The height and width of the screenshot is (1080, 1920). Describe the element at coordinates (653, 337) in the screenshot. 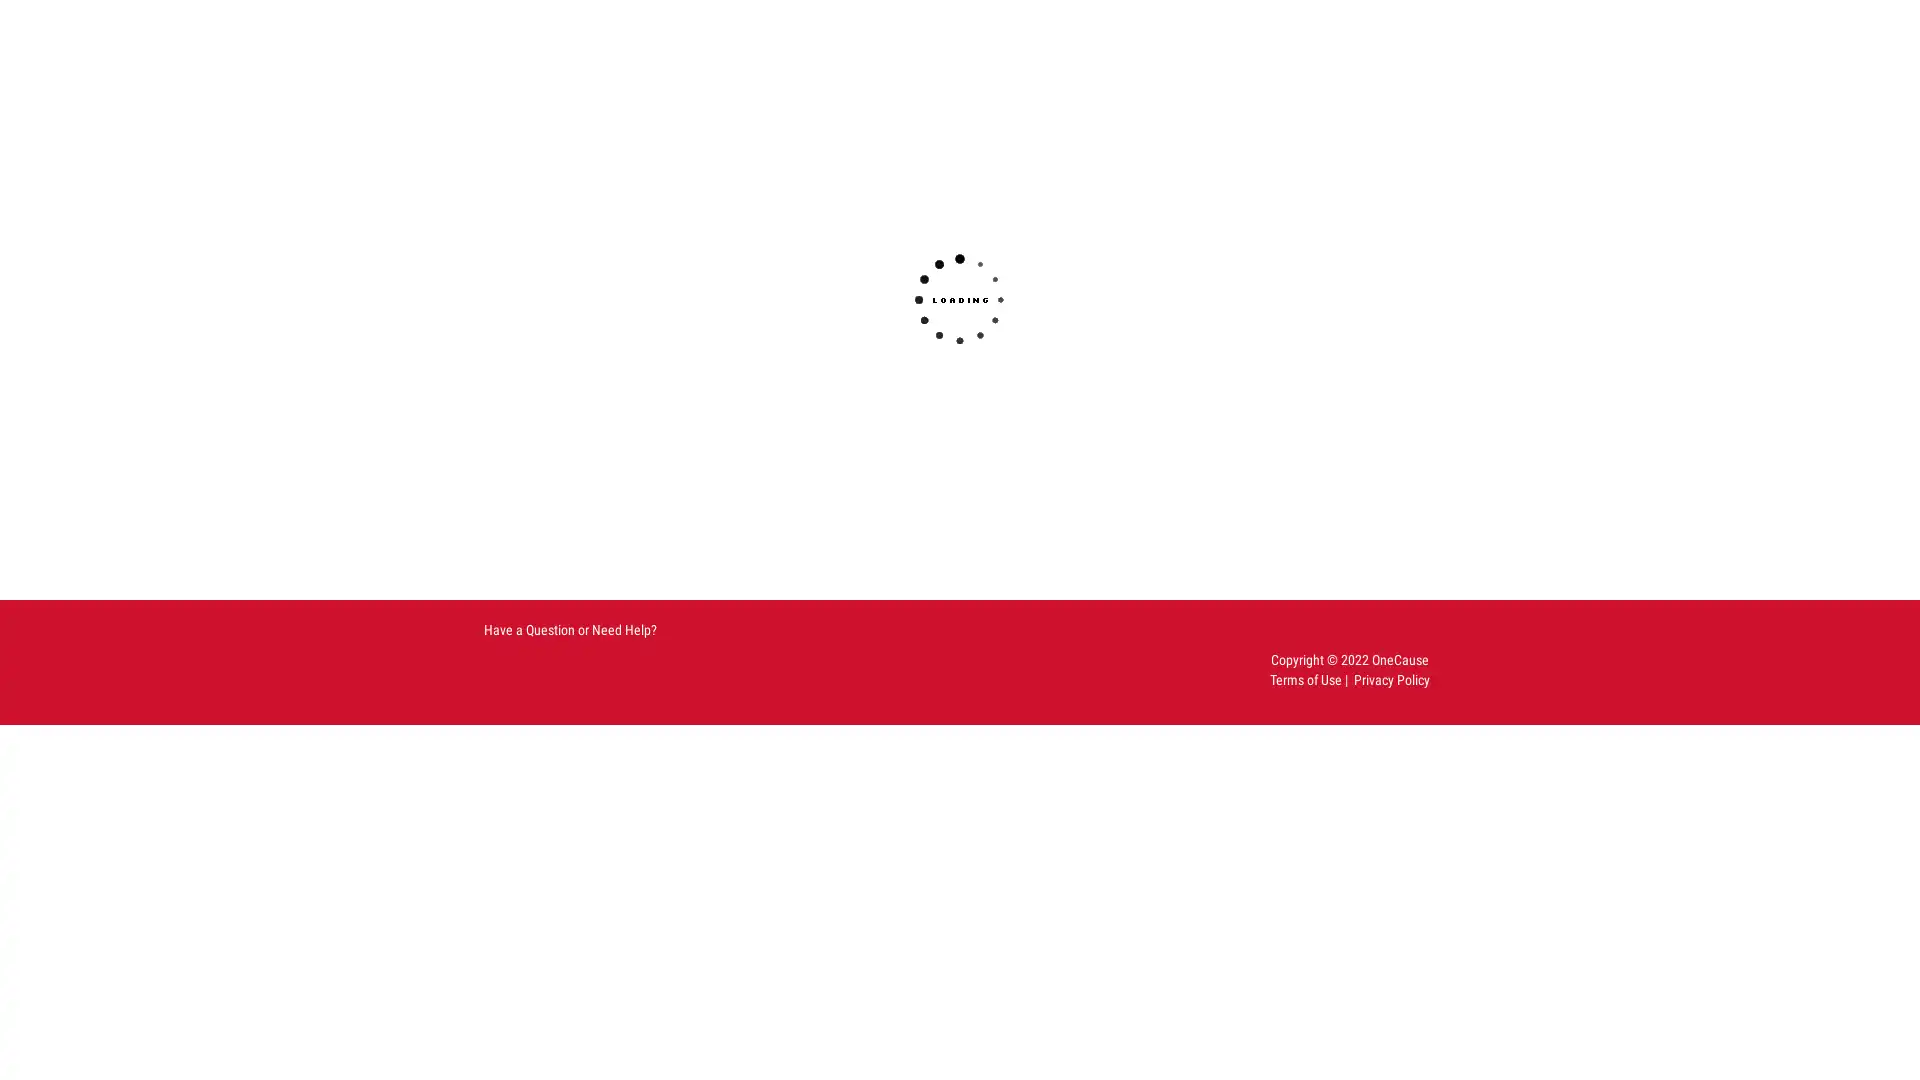

I see `$1,000` at that location.